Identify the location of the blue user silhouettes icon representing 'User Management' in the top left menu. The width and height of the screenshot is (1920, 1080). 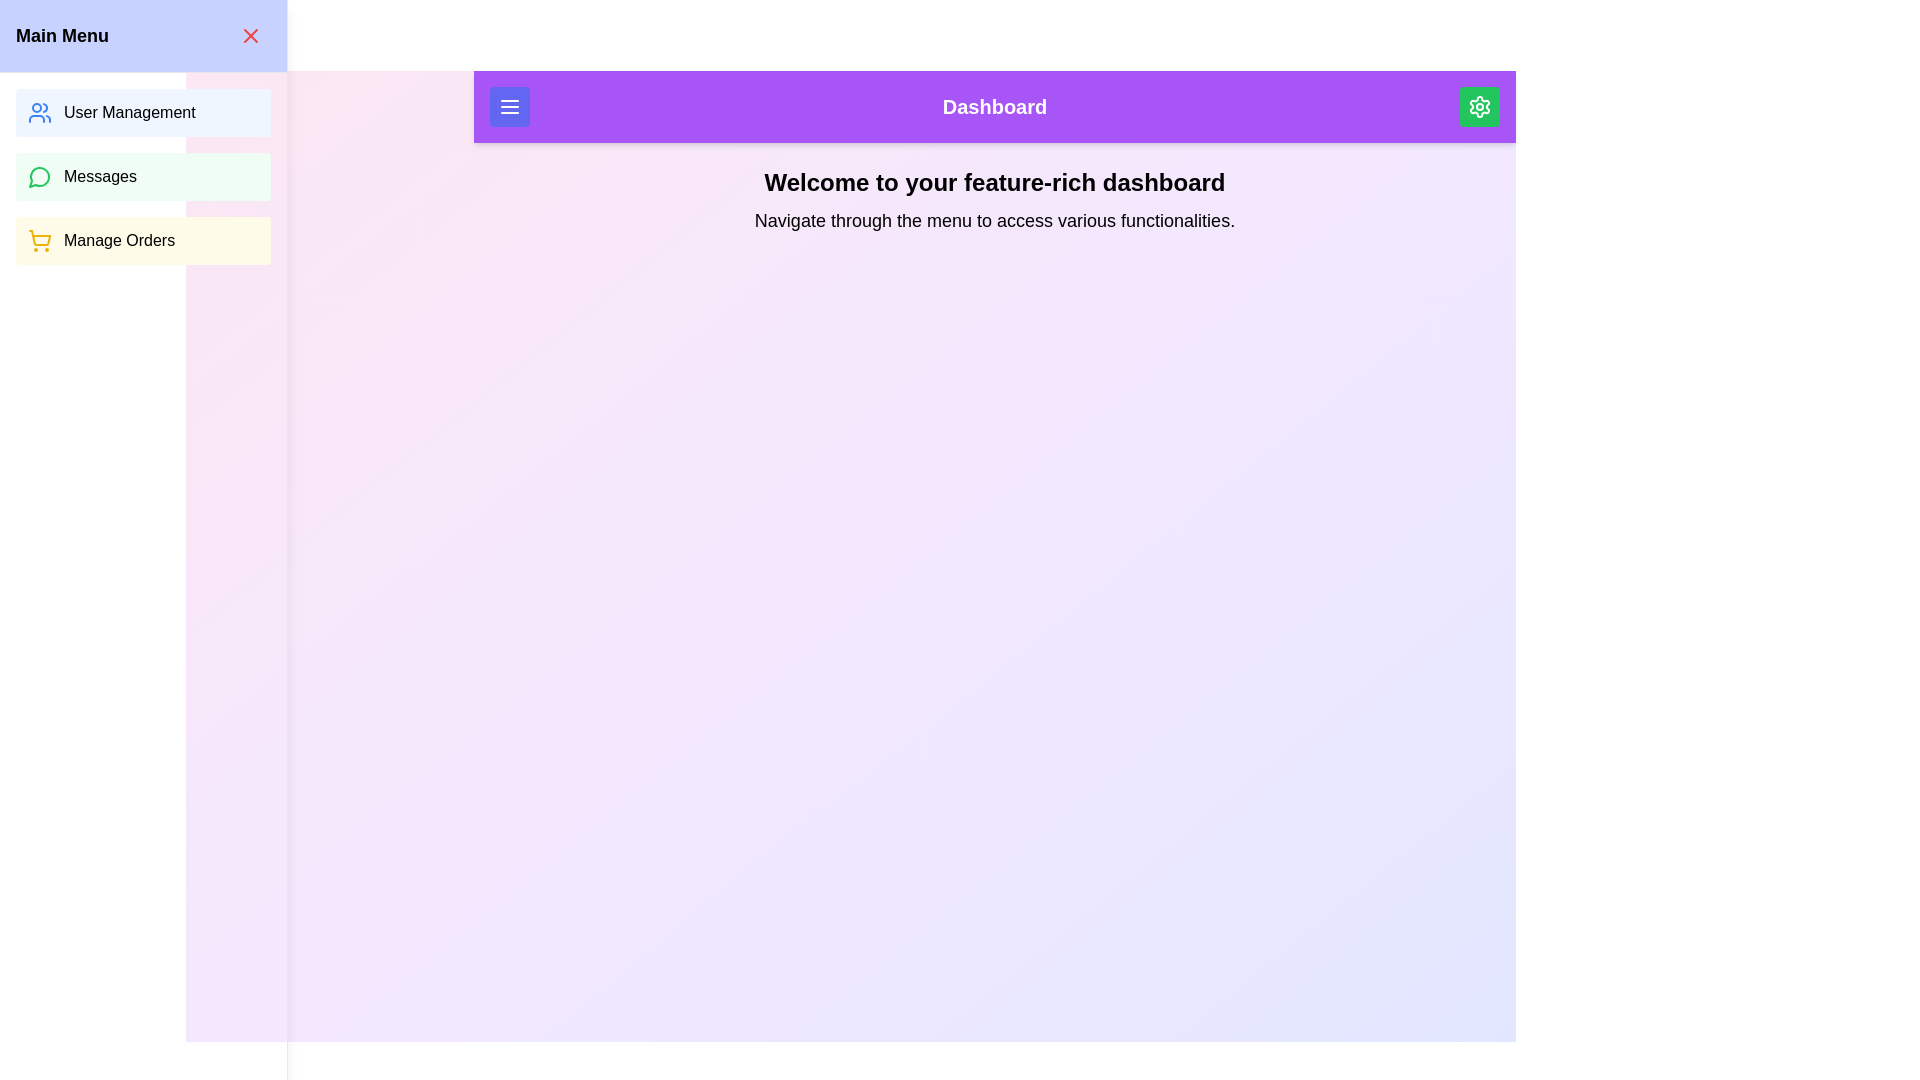
(39, 112).